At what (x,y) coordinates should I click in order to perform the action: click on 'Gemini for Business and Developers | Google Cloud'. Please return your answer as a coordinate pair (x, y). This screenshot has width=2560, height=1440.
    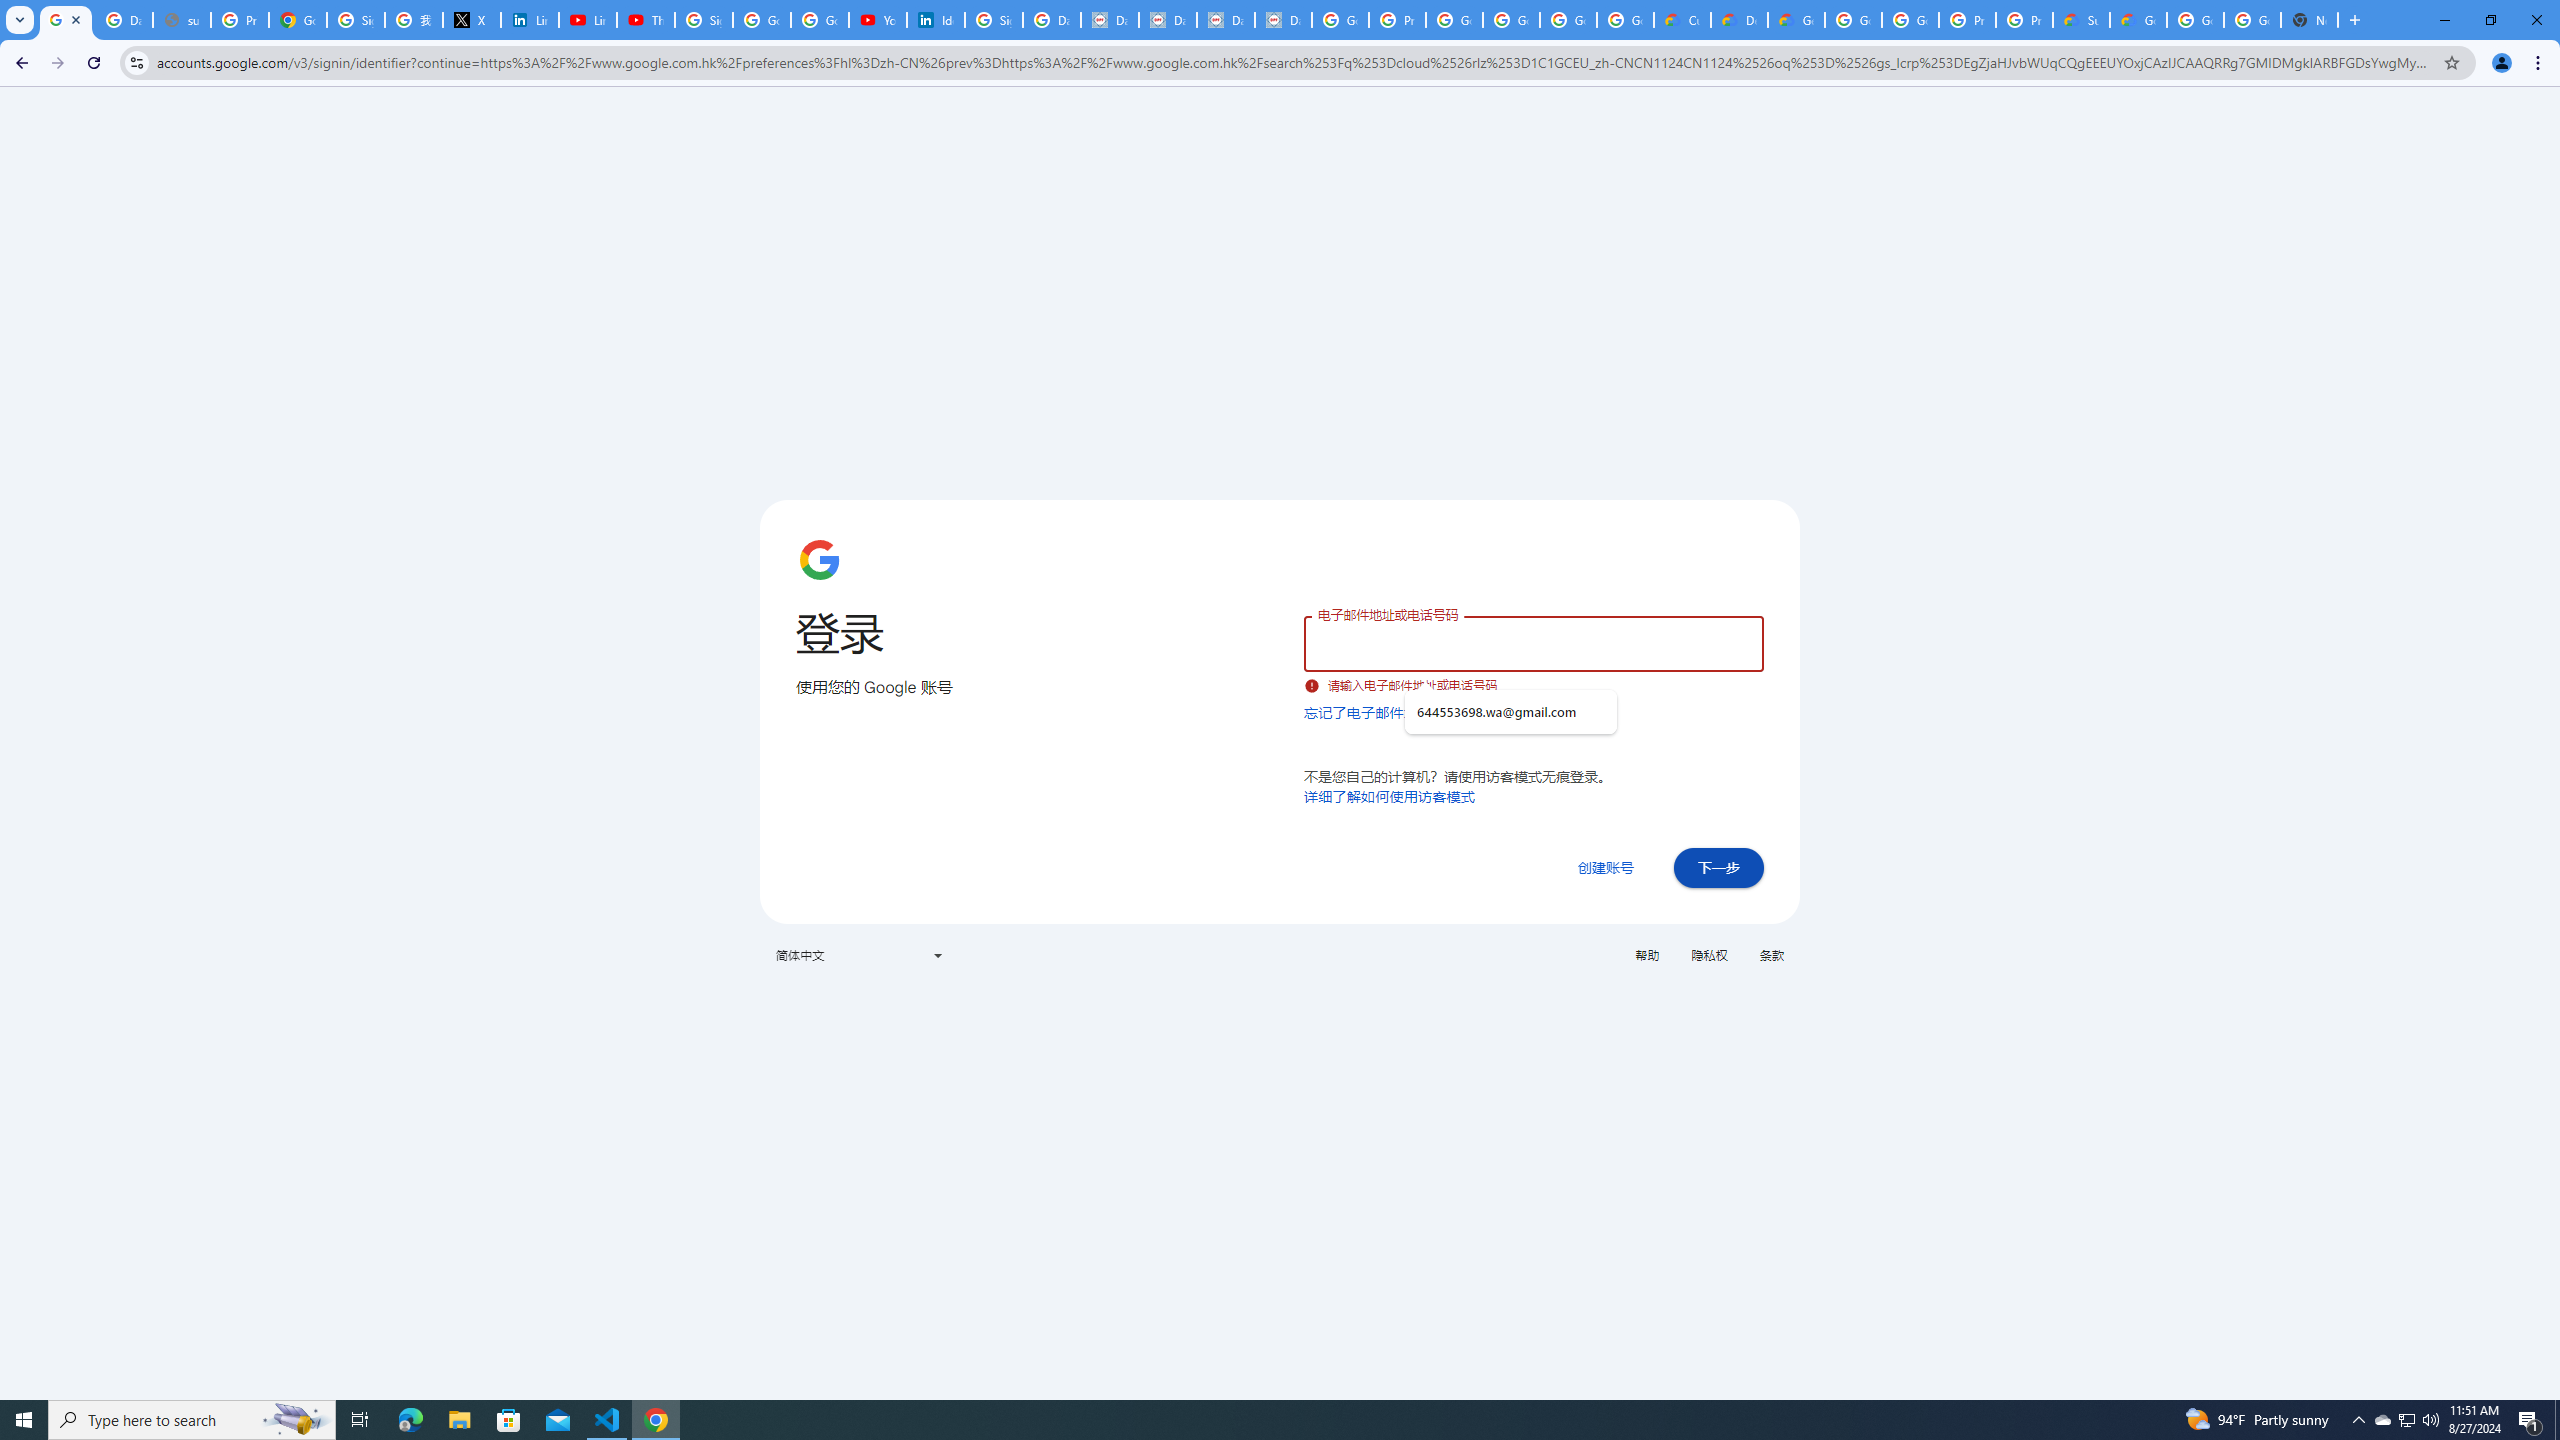
    Looking at the image, I should click on (1794, 19).